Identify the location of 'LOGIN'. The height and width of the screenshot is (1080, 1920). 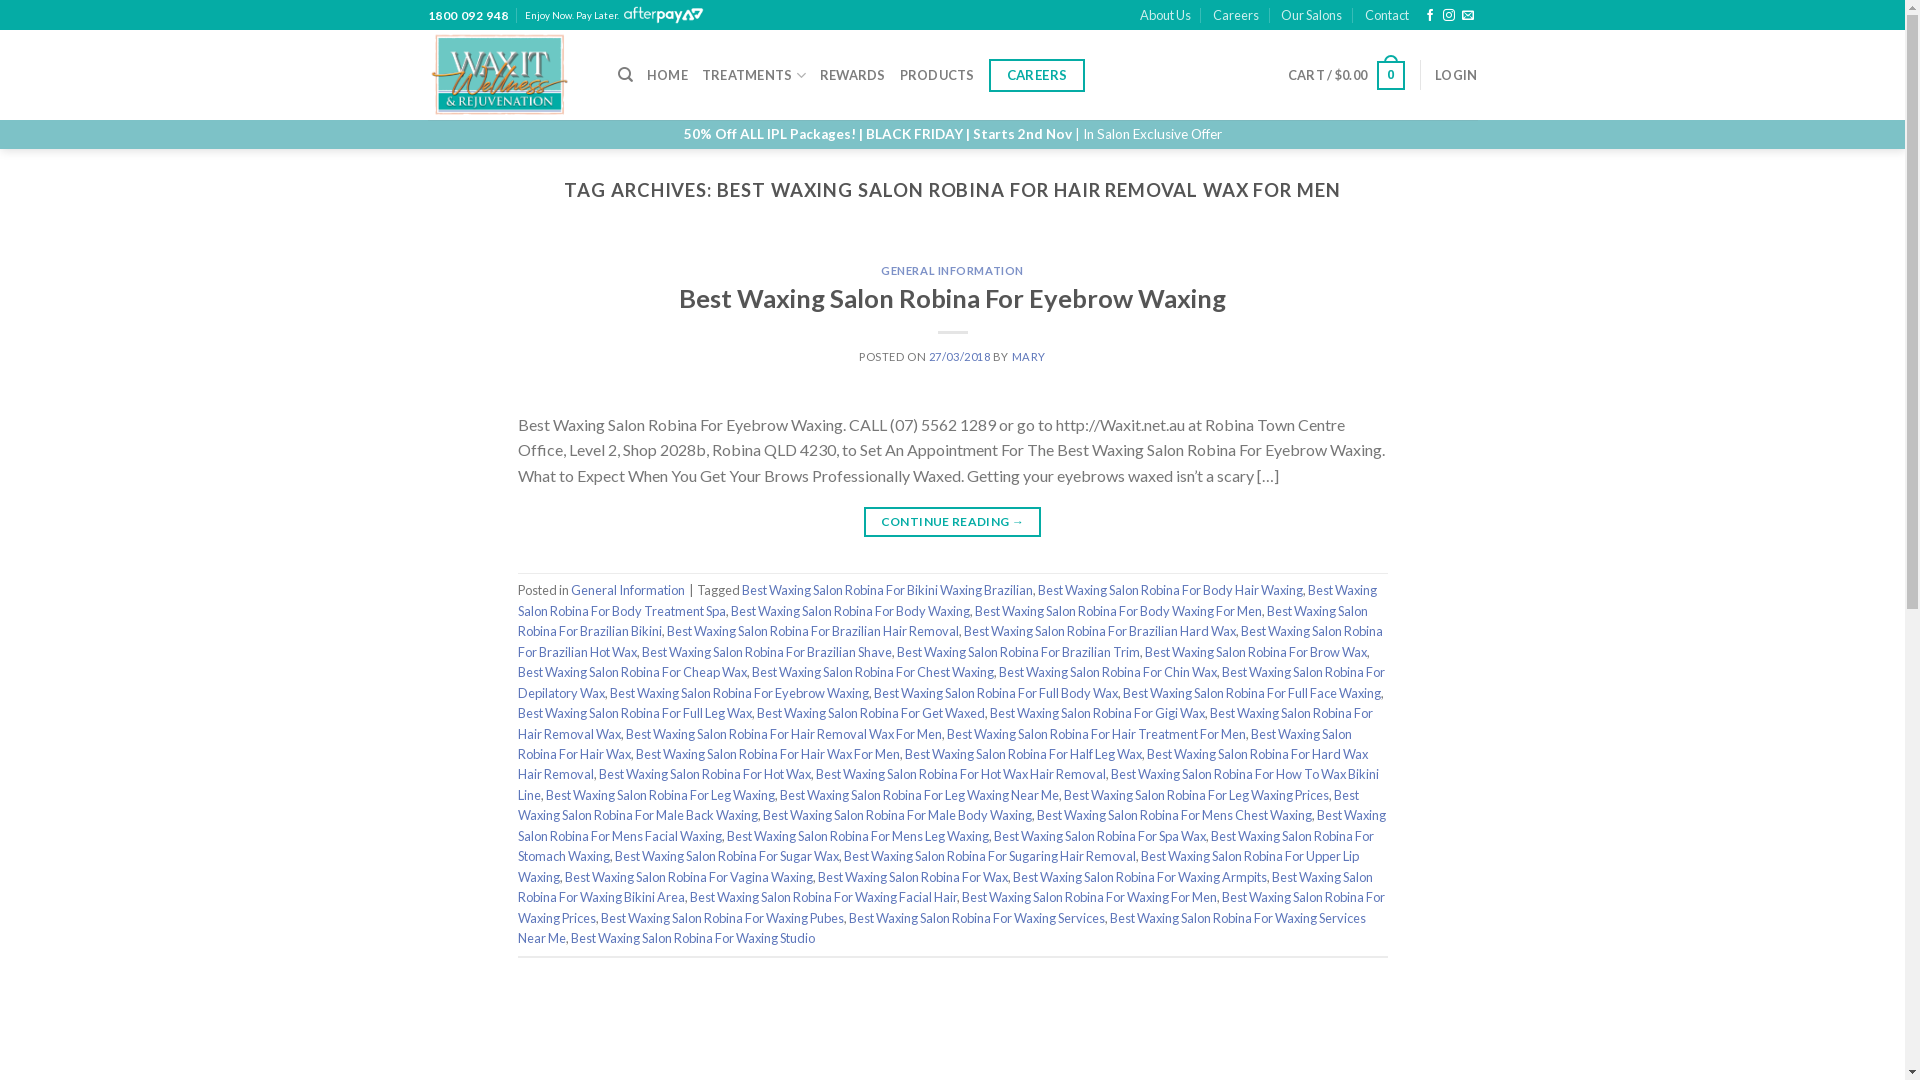
(1455, 73).